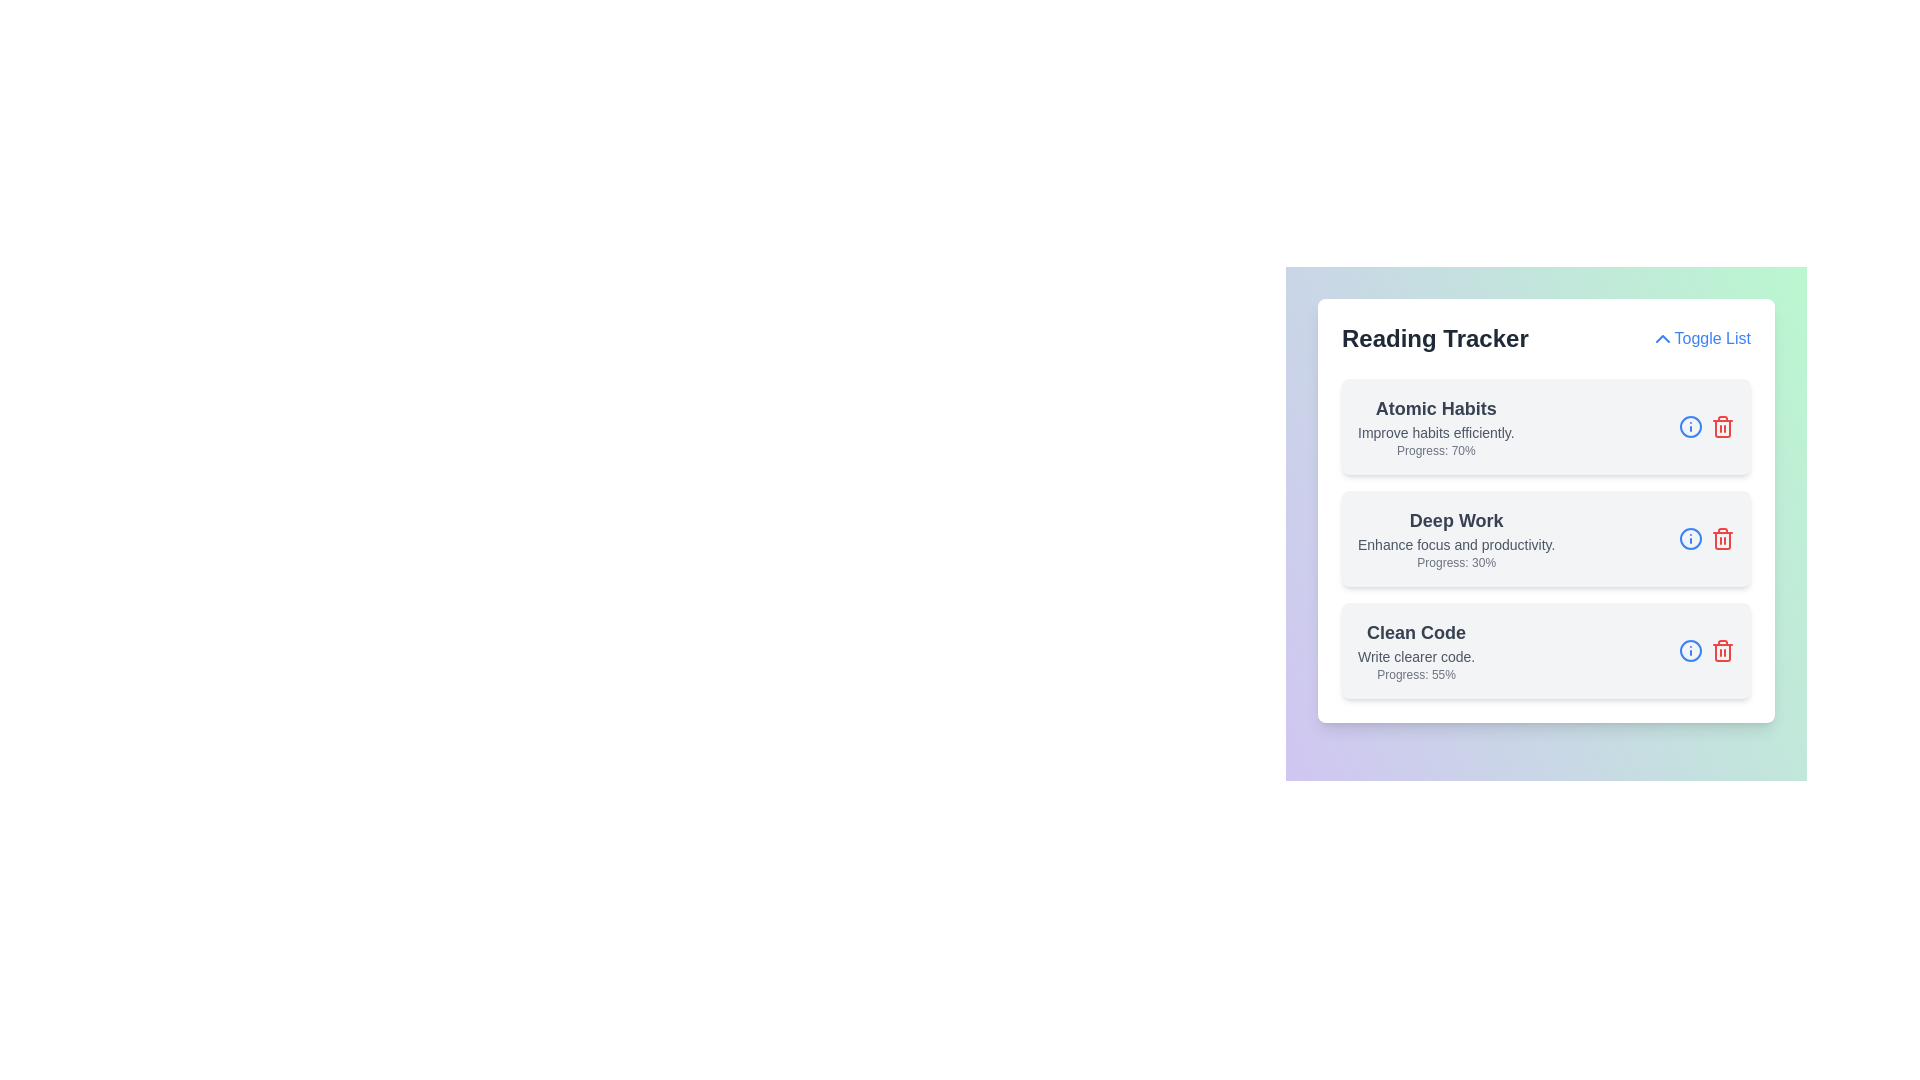  Describe the element at coordinates (1415, 632) in the screenshot. I see `text content of the 'Clean Code' label, which is a large, bold, dark gray text in the Reading Tracker section` at that location.